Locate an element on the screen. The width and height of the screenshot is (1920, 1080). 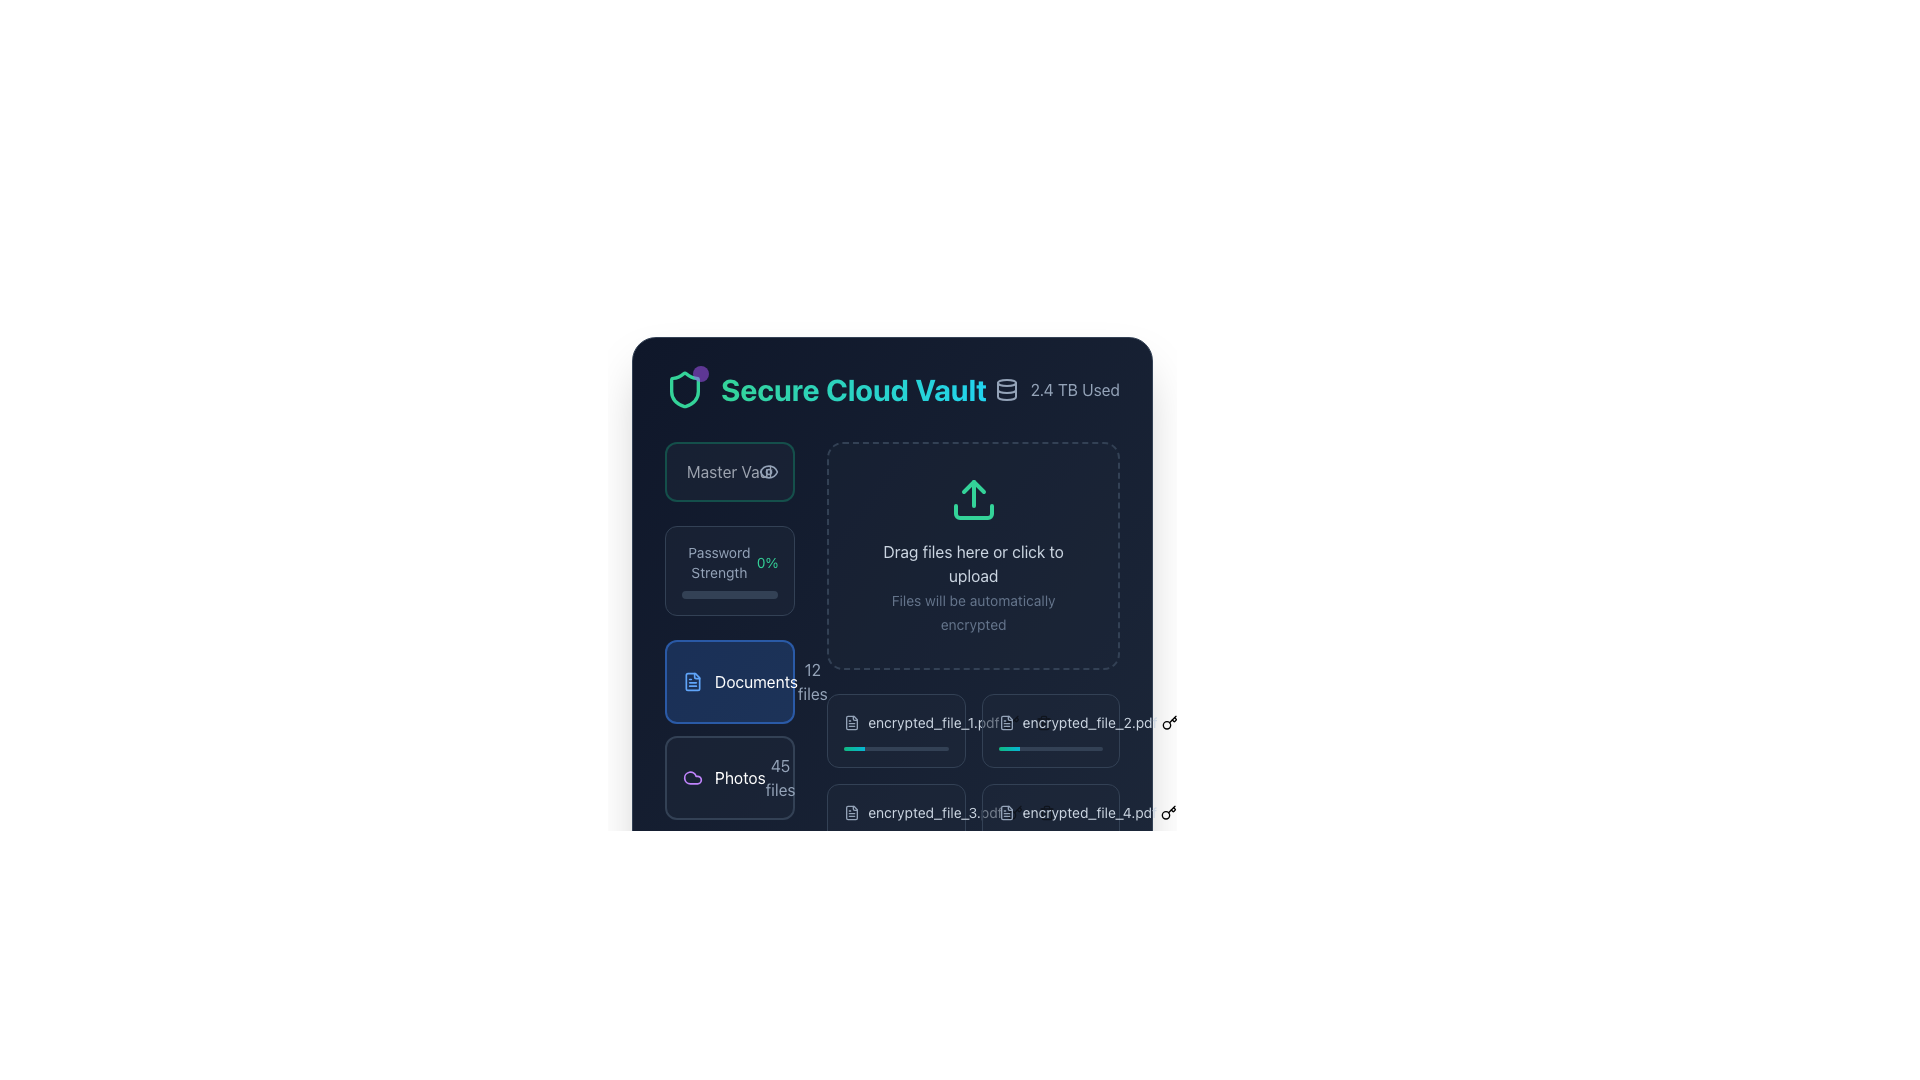
the database icon, which is dark gray and located to the left of the text '2.4 TB Used' in the top-right section of the interface is located at coordinates (1006, 389).